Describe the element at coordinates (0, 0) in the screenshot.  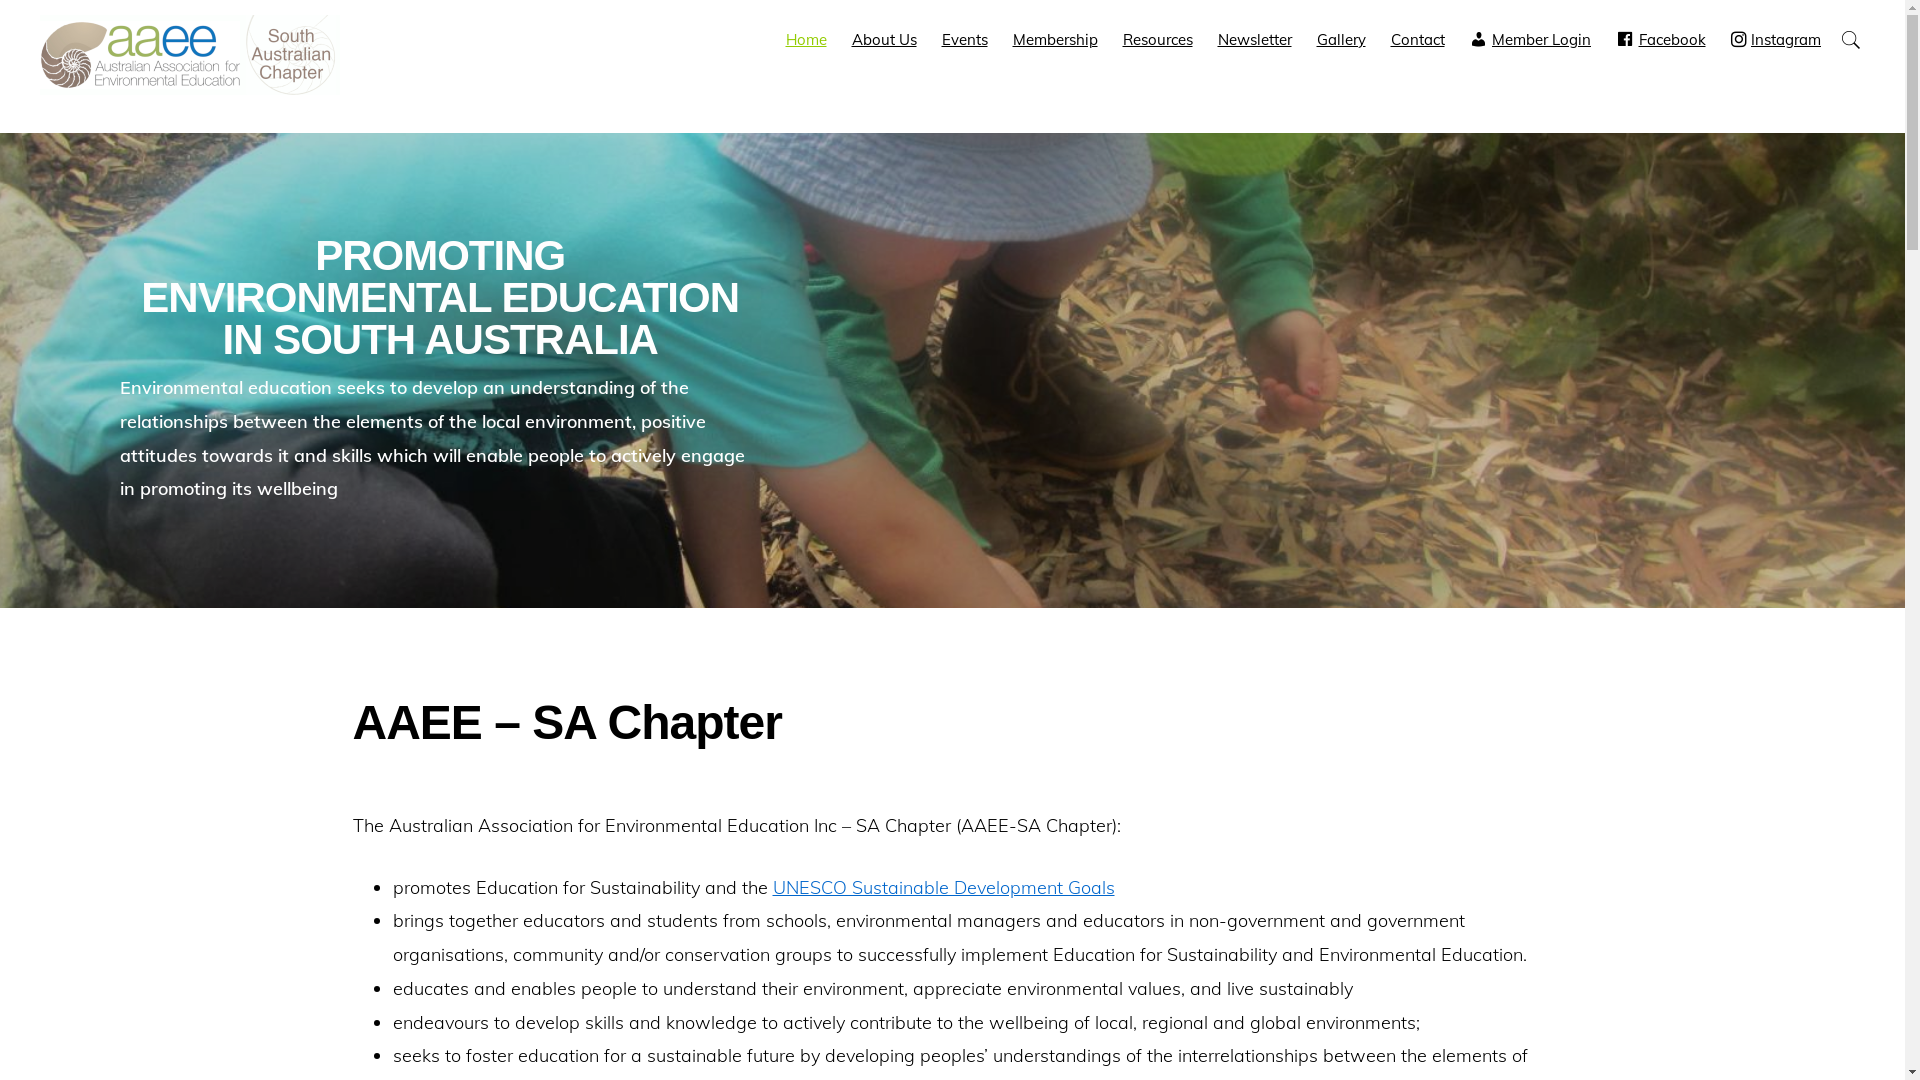
I see `'Skip to primary navigation'` at that location.